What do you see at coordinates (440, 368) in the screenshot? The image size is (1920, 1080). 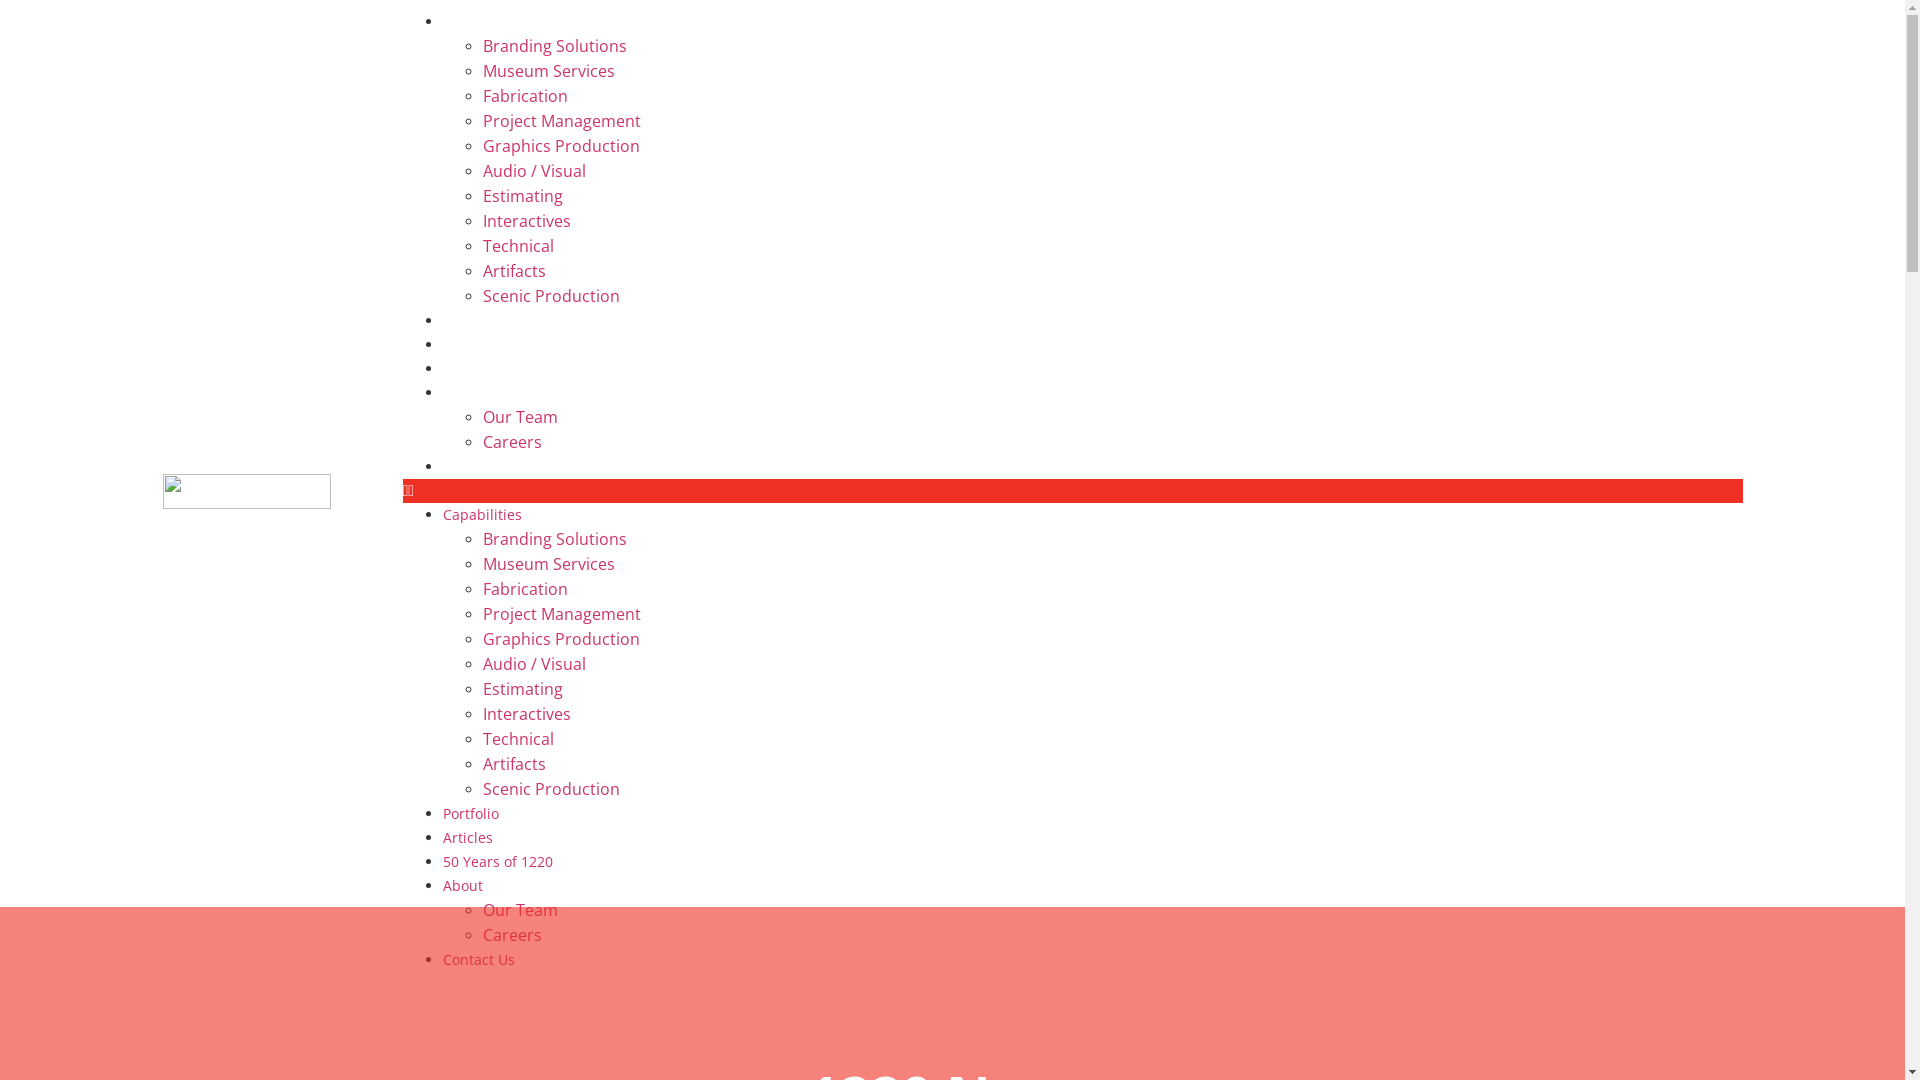 I see `'50 Years of 1220'` at bounding box center [440, 368].